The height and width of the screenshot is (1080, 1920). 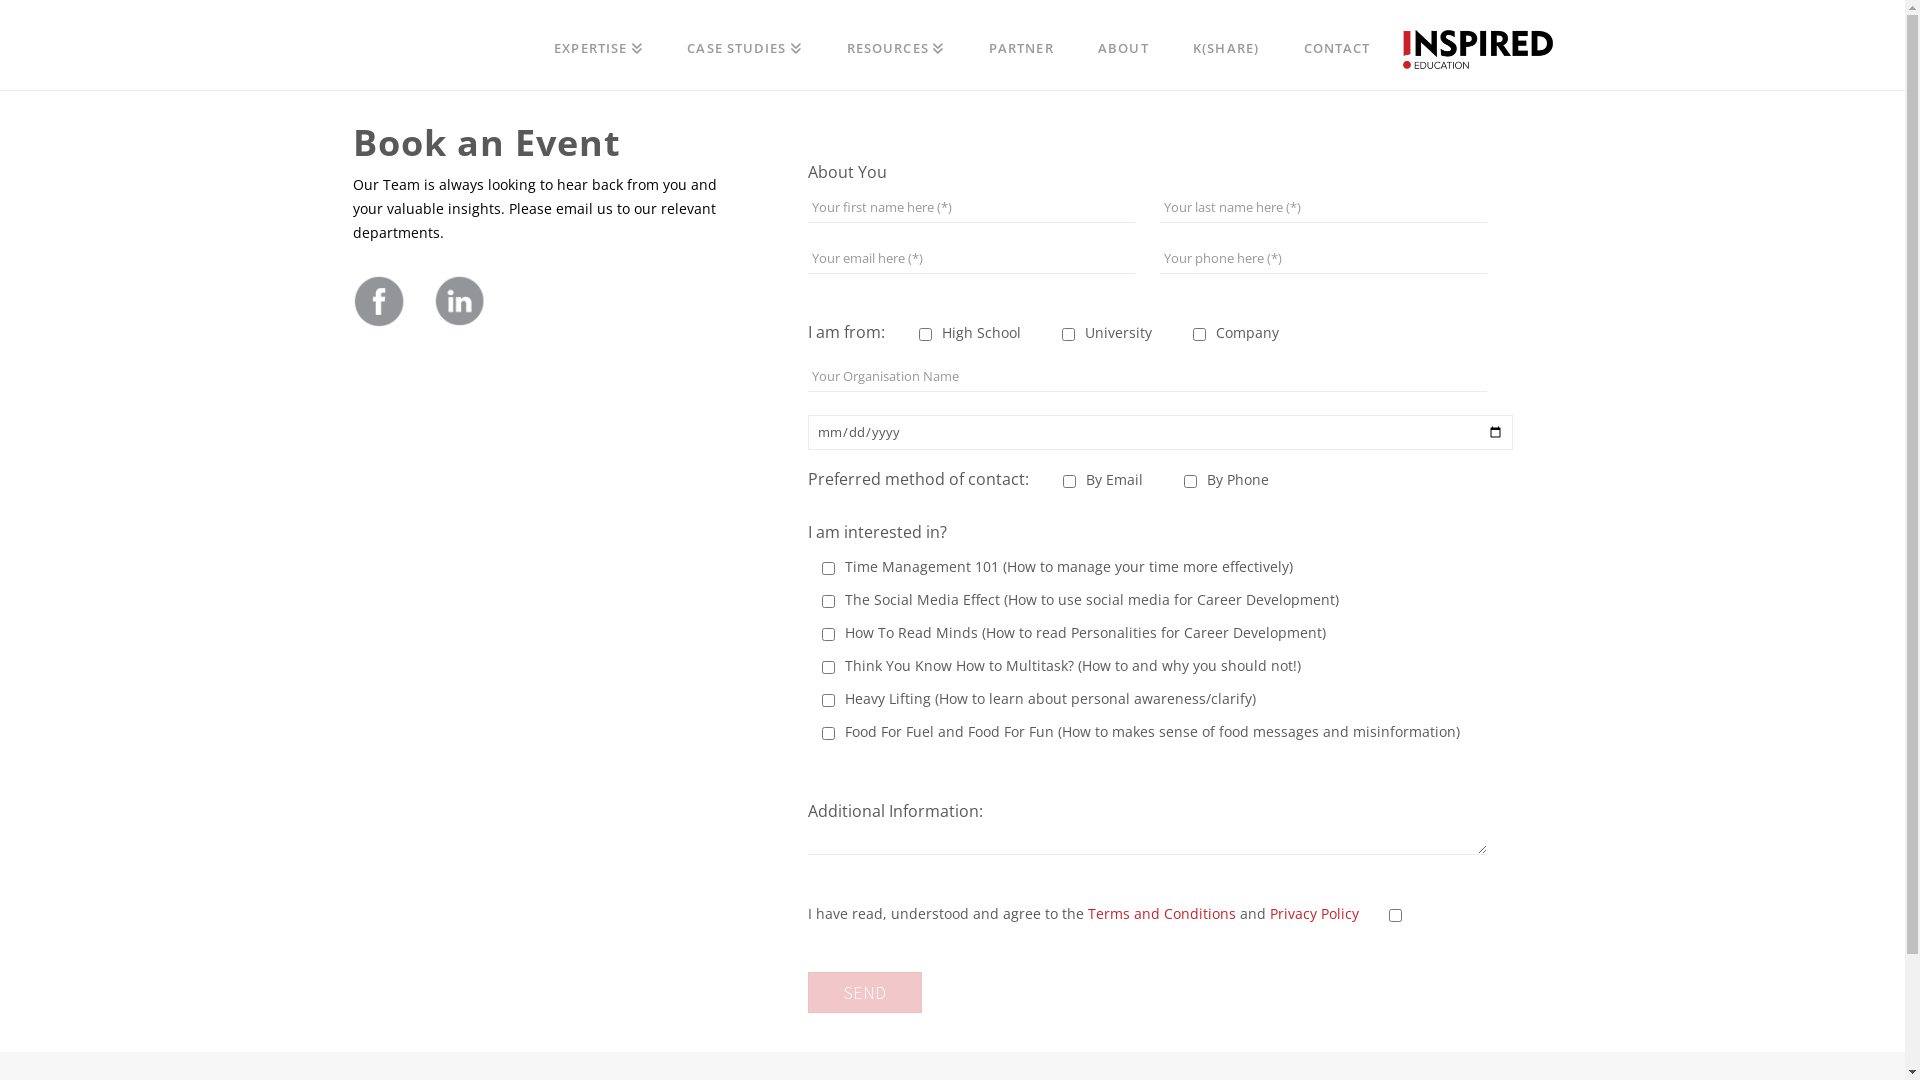 What do you see at coordinates (1224, 45) in the screenshot?
I see `'K(SHARE)'` at bounding box center [1224, 45].